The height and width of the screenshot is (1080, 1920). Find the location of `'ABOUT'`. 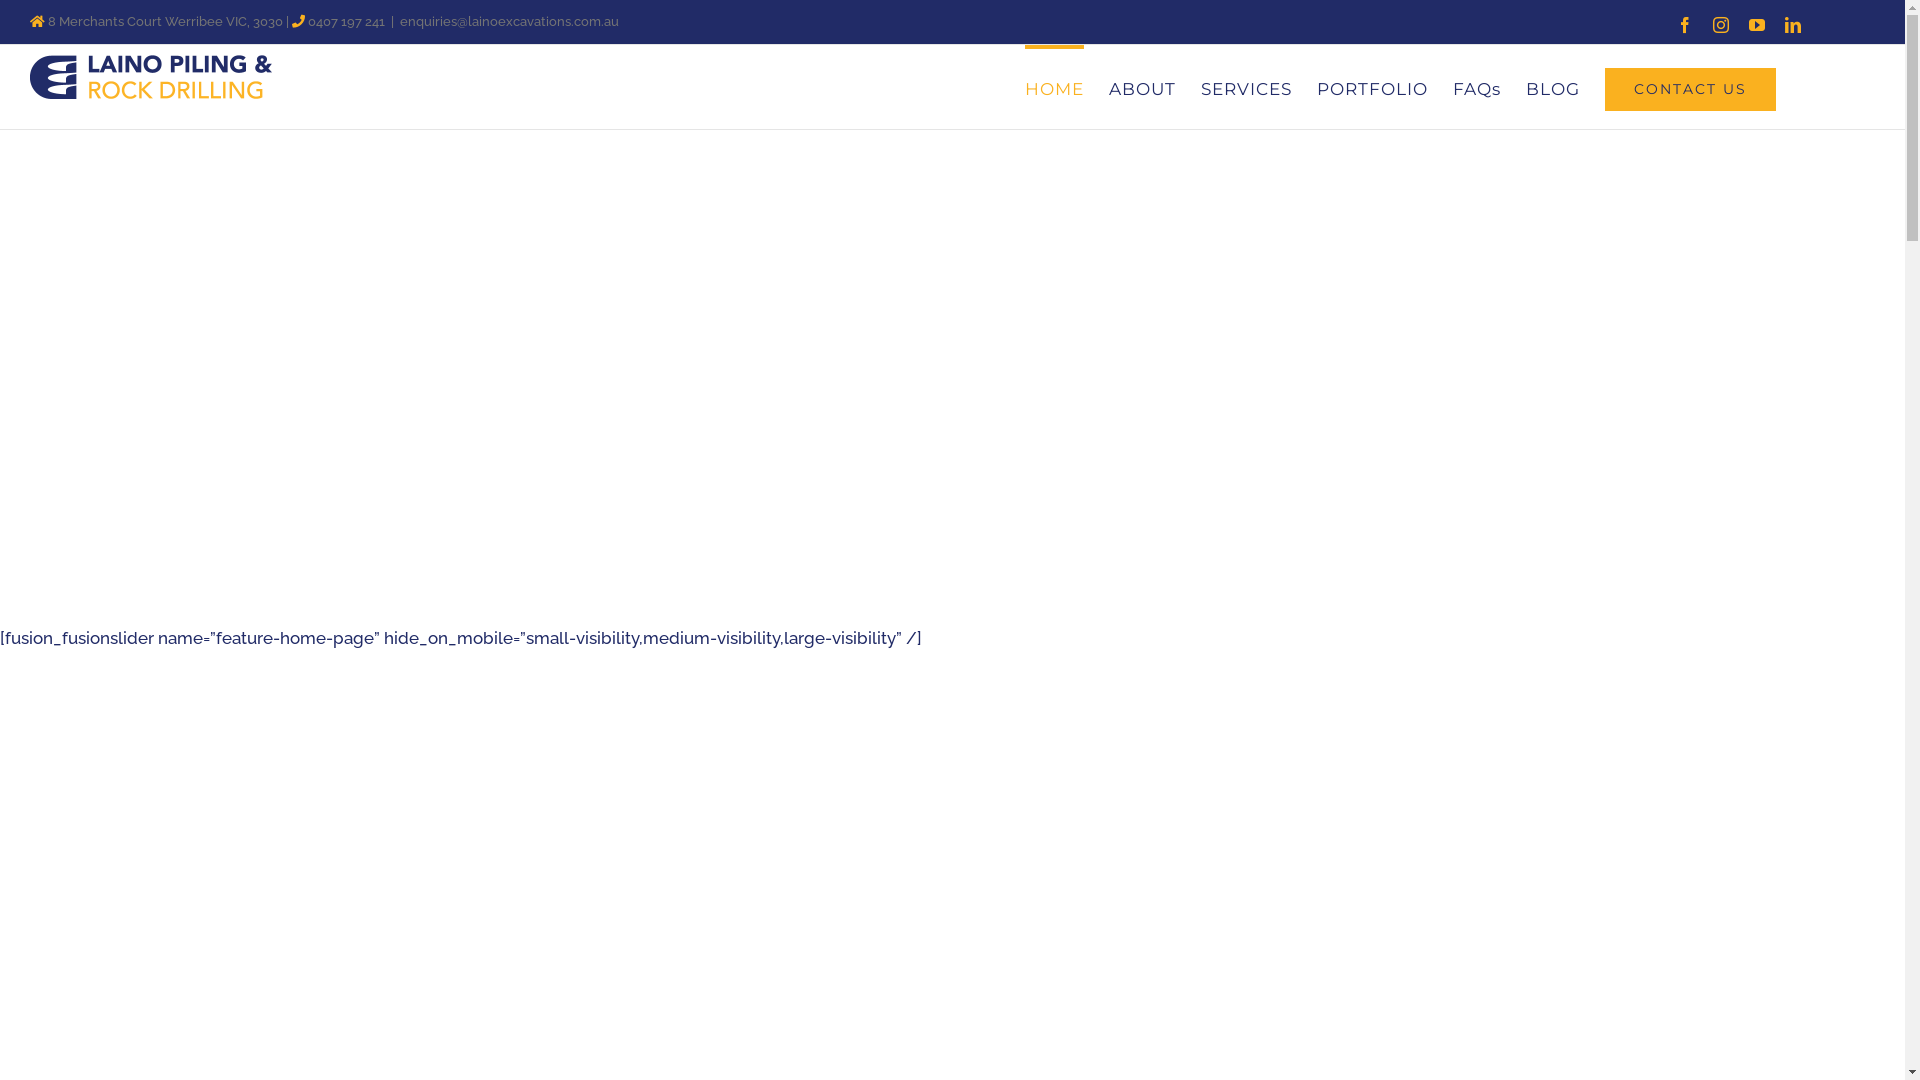

'ABOUT' is located at coordinates (1142, 86).